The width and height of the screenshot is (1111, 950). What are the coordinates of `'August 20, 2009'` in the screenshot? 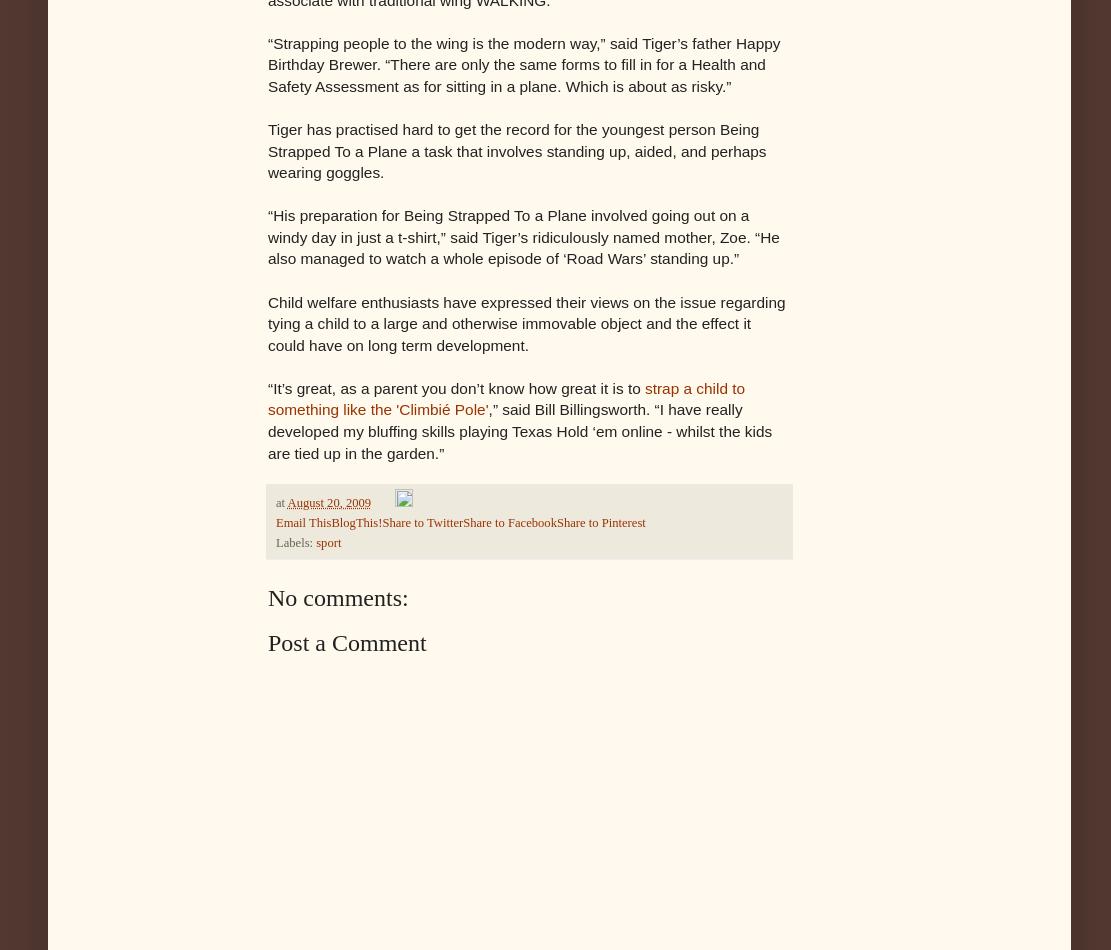 It's located at (286, 503).